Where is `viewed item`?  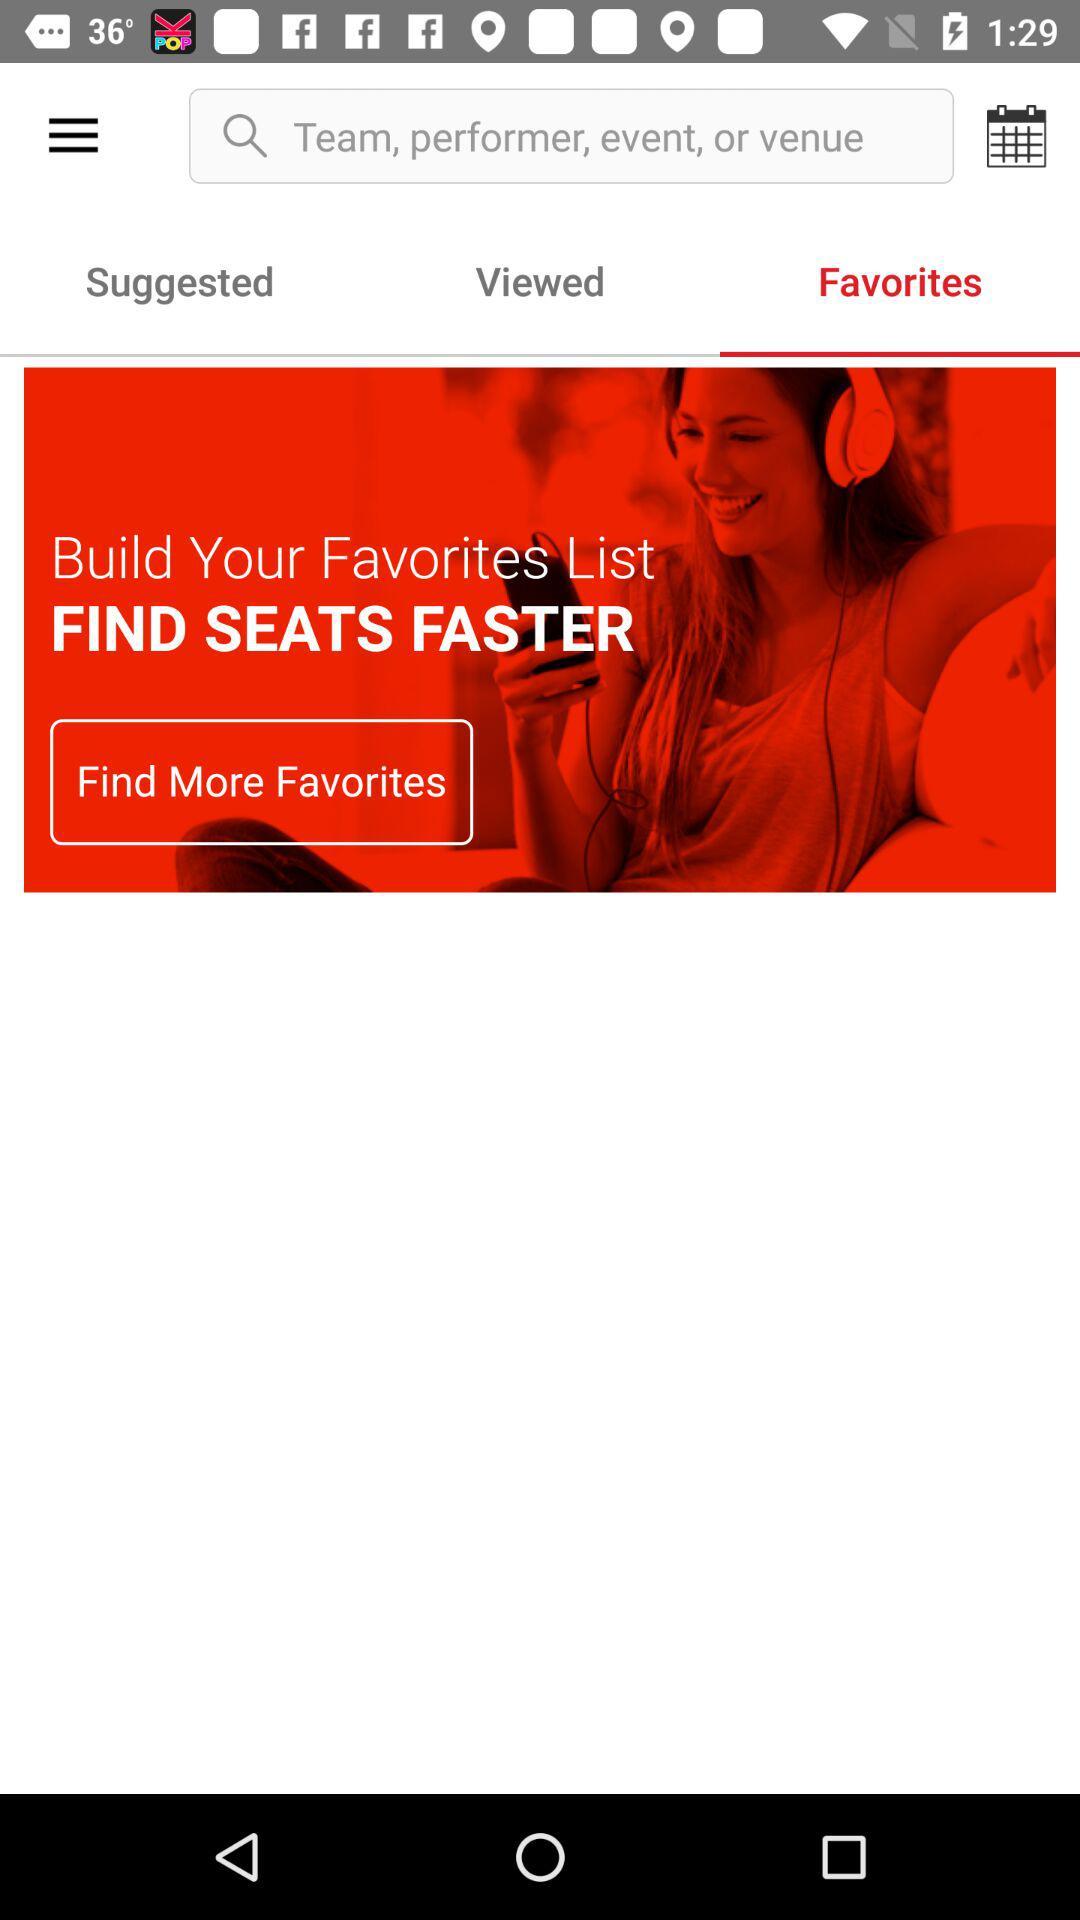 viewed item is located at coordinates (540, 279).